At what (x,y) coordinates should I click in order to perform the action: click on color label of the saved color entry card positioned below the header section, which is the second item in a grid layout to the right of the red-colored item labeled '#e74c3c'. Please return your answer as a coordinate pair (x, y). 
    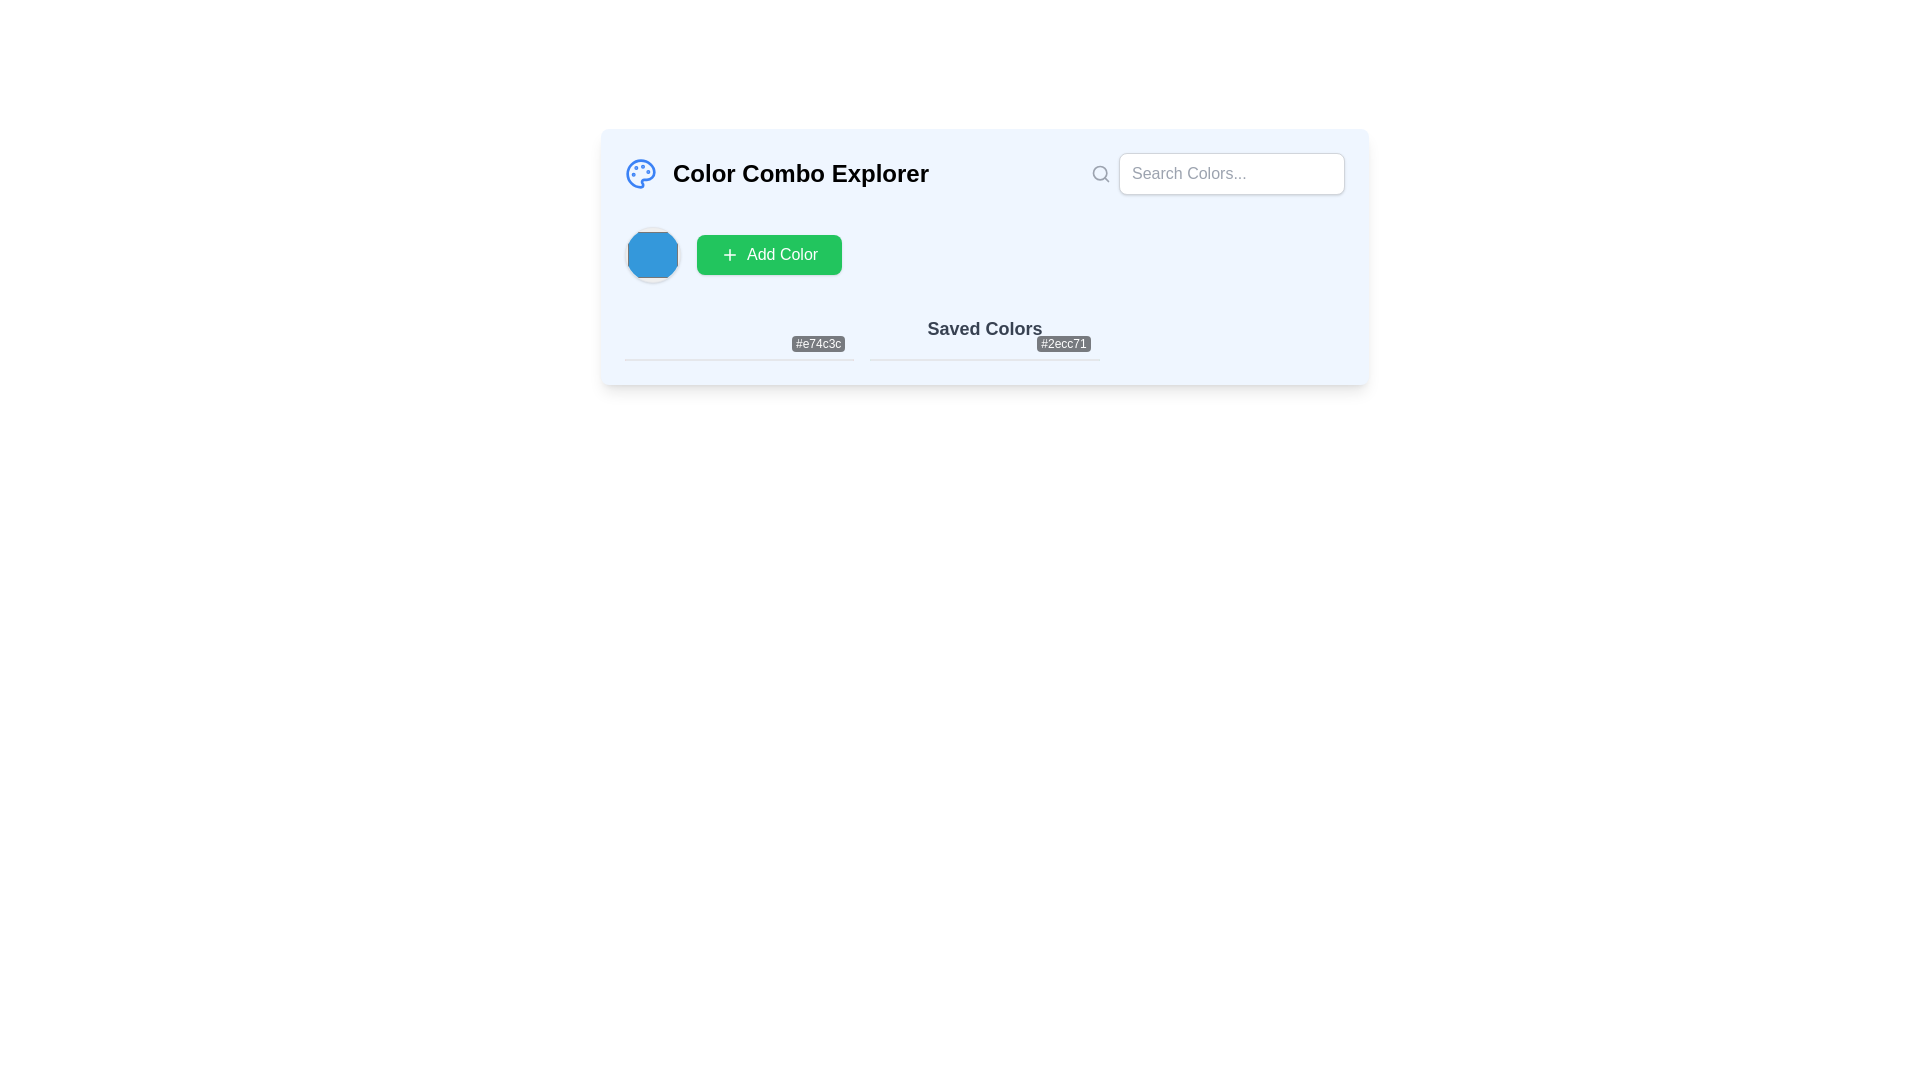
    Looking at the image, I should click on (984, 358).